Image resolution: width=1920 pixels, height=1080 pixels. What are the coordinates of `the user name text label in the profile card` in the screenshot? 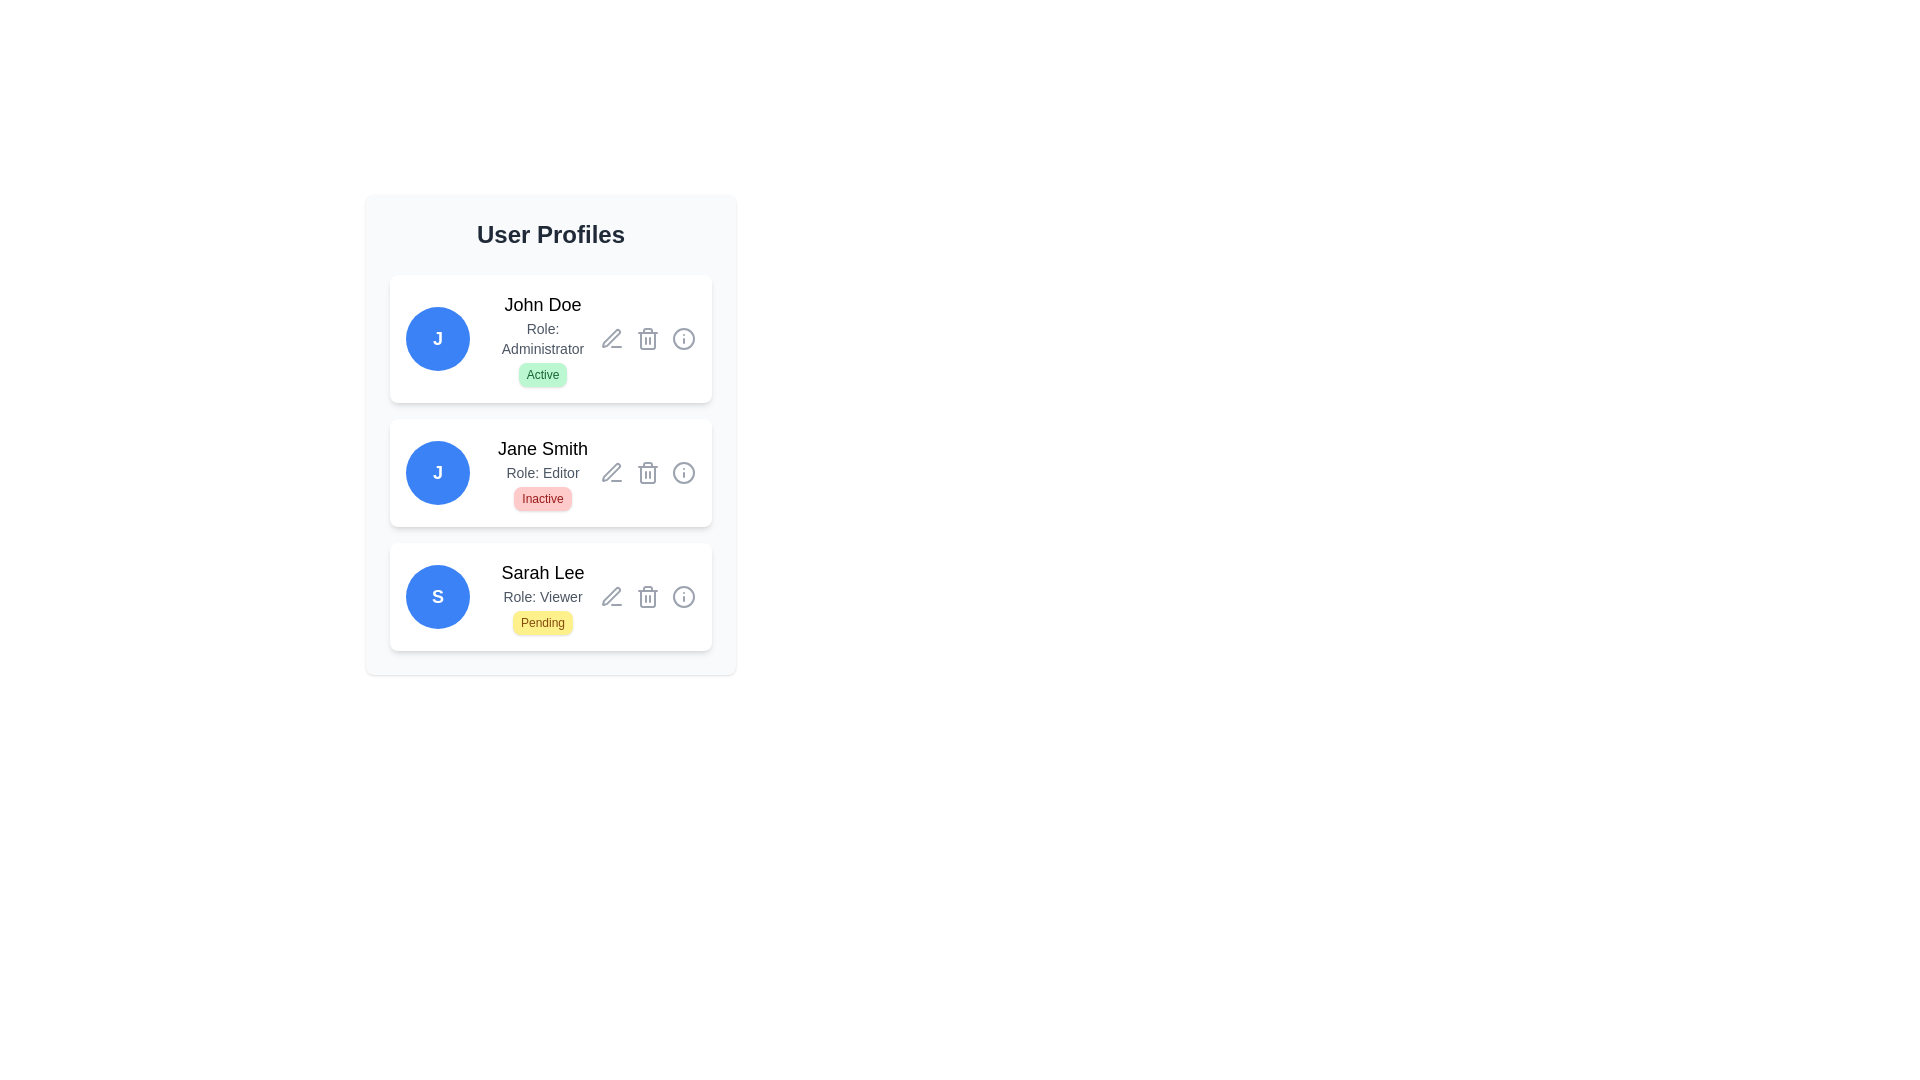 It's located at (542, 573).